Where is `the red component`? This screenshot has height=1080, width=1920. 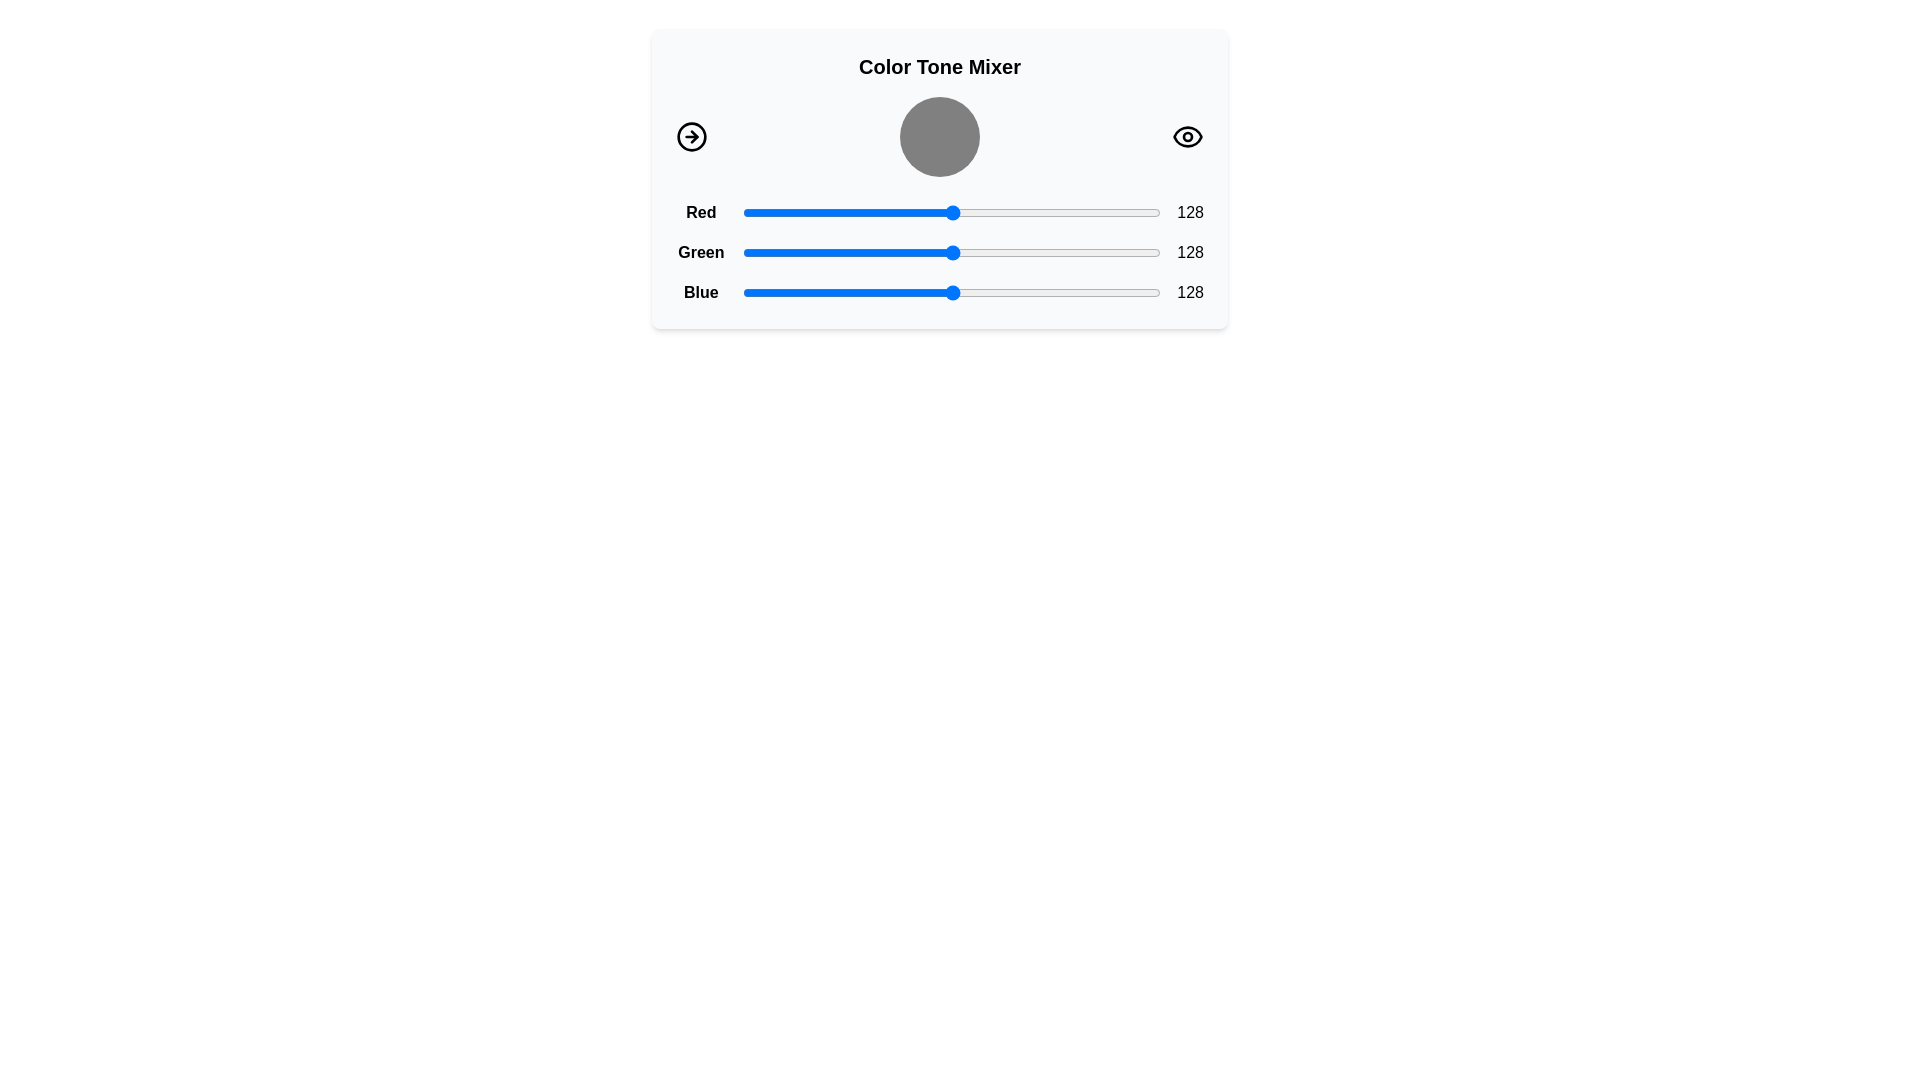 the red component is located at coordinates (962, 212).